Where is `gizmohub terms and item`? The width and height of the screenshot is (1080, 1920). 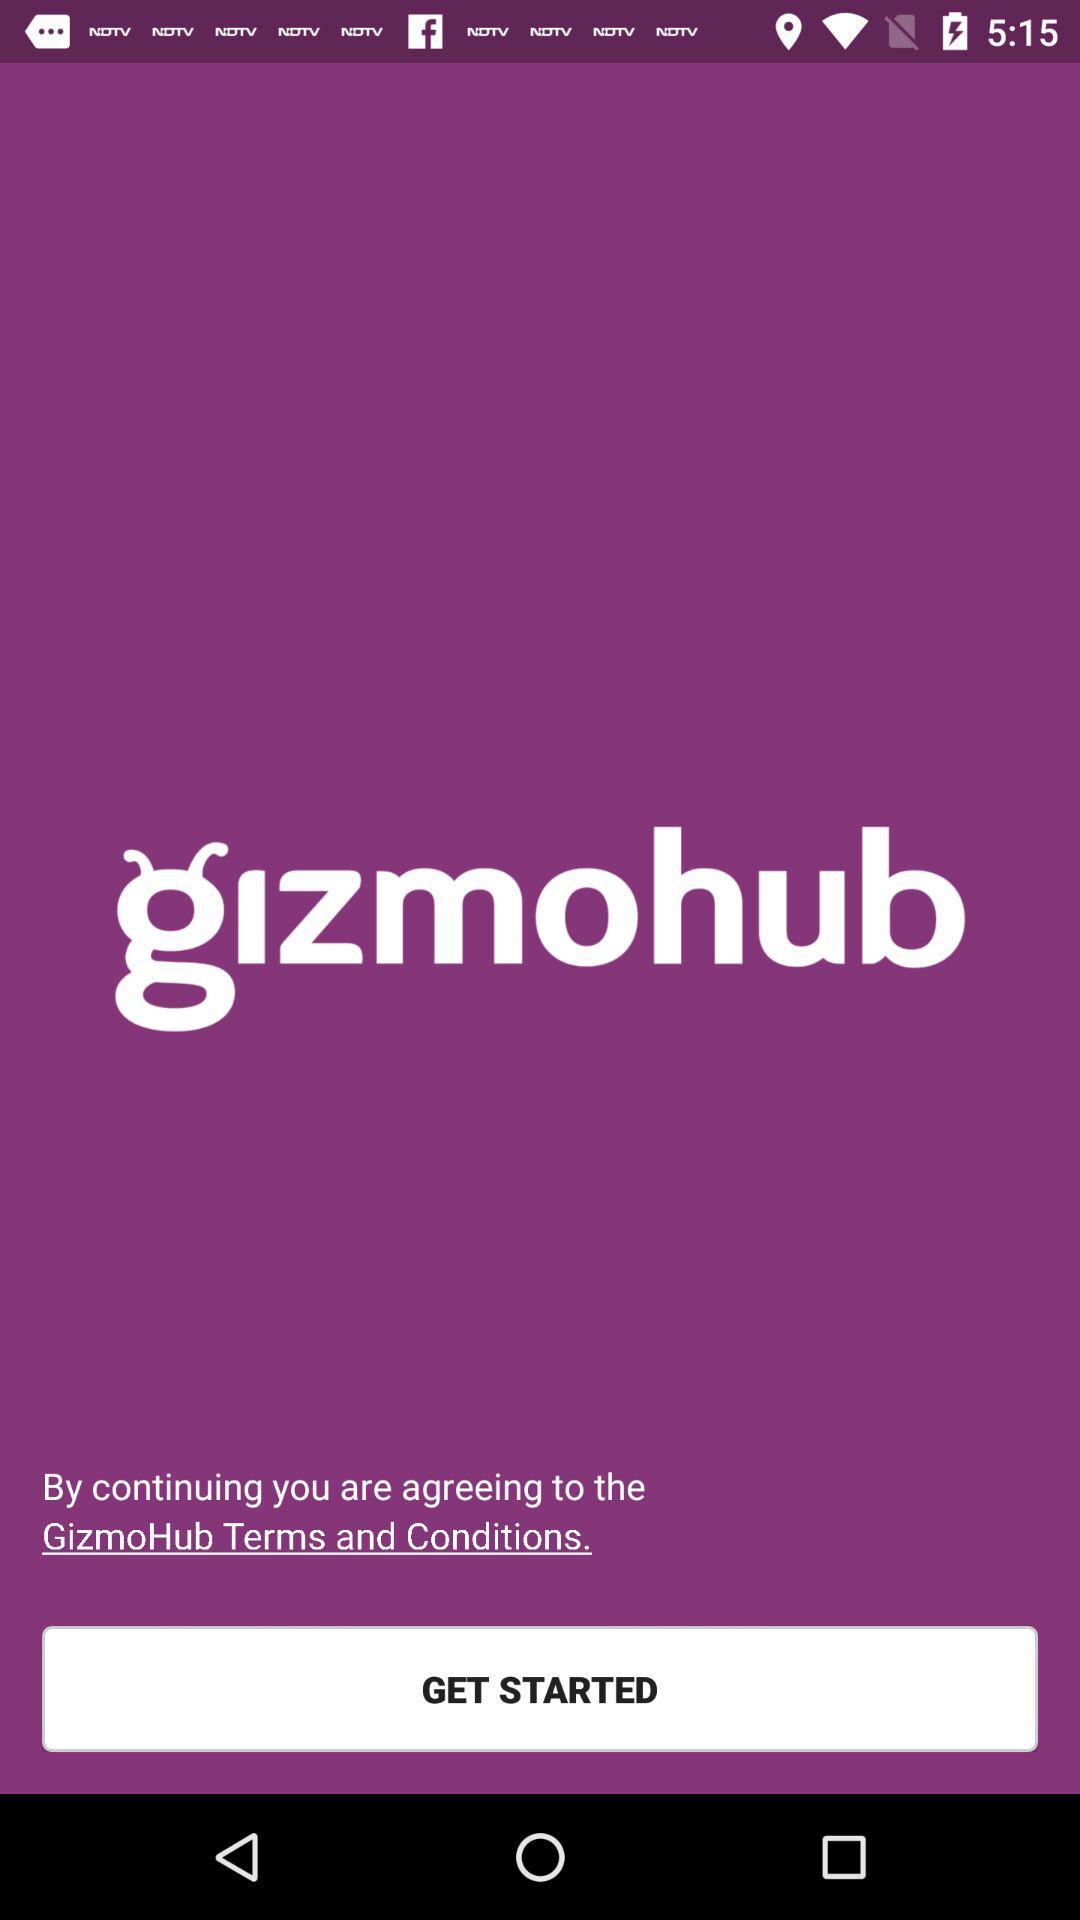
gizmohub terms and item is located at coordinates (315, 1534).